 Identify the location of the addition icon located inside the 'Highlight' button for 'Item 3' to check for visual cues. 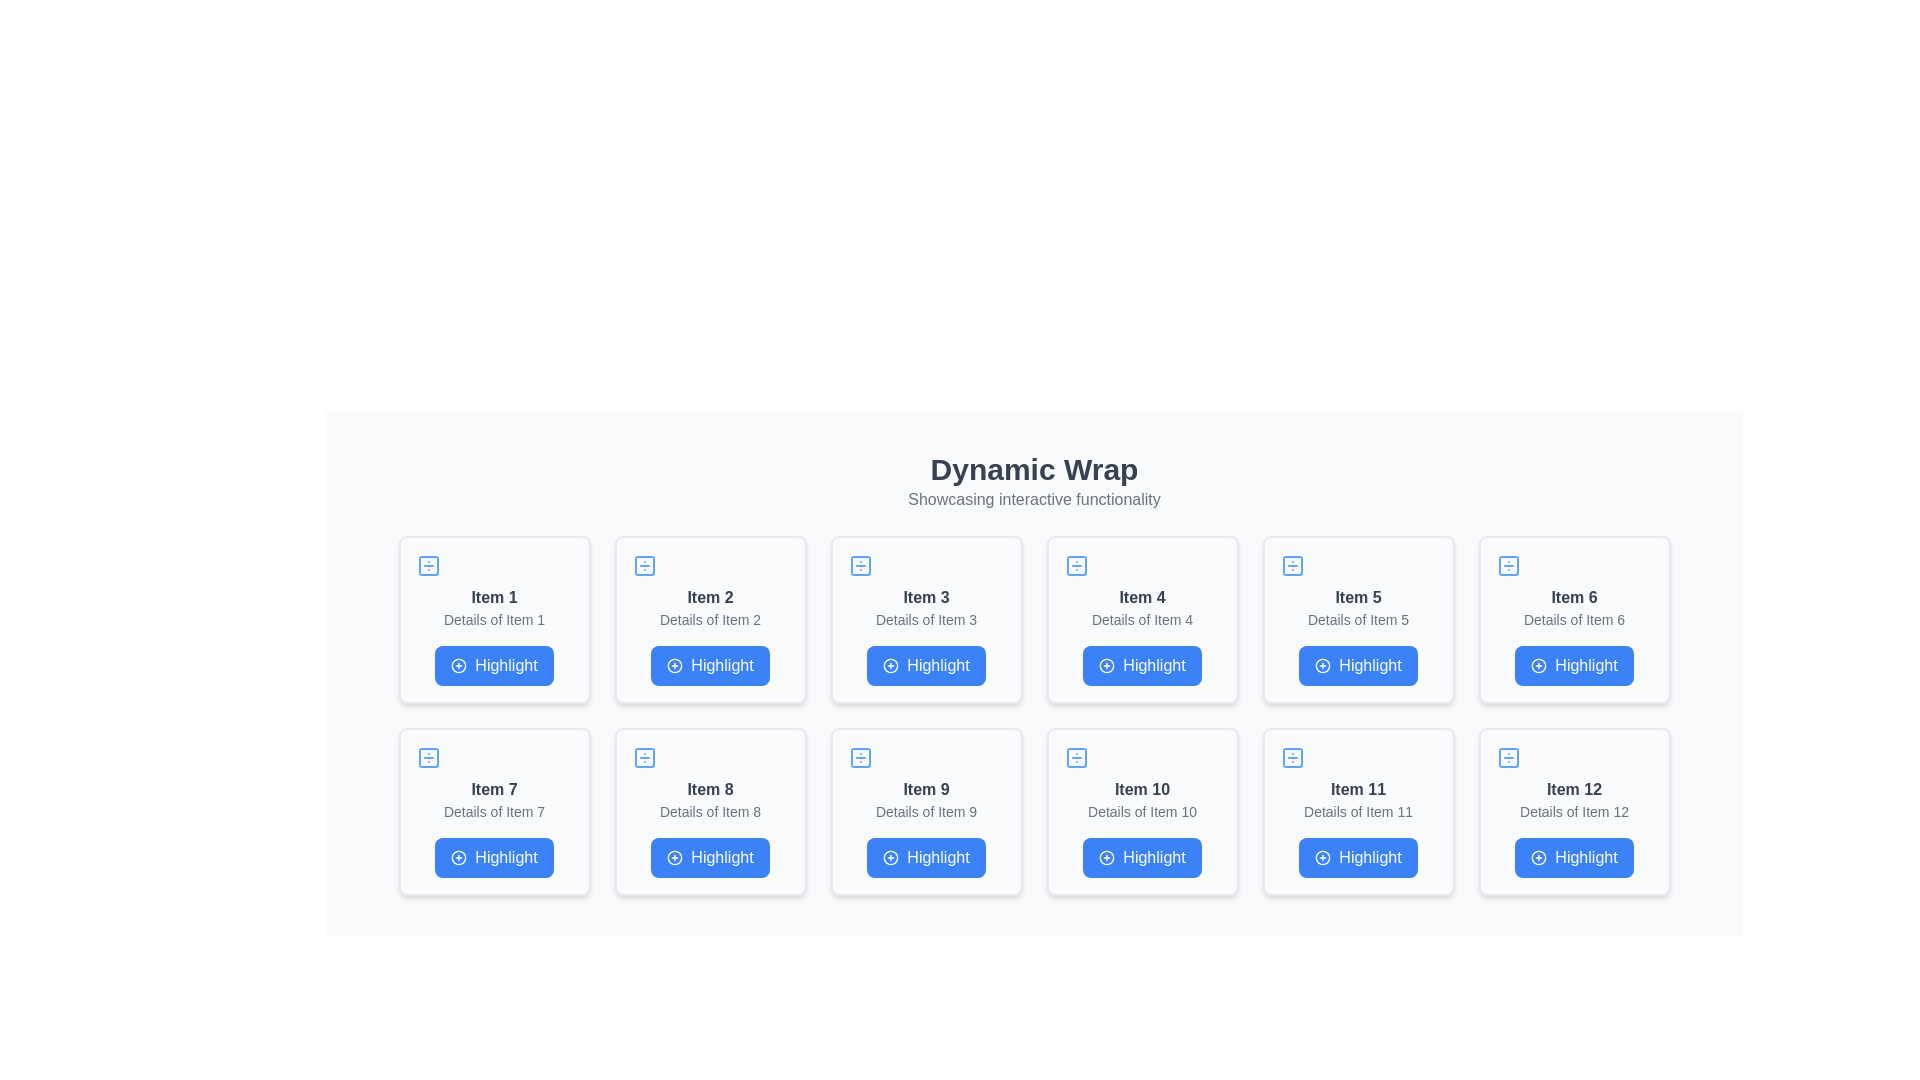
(890, 666).